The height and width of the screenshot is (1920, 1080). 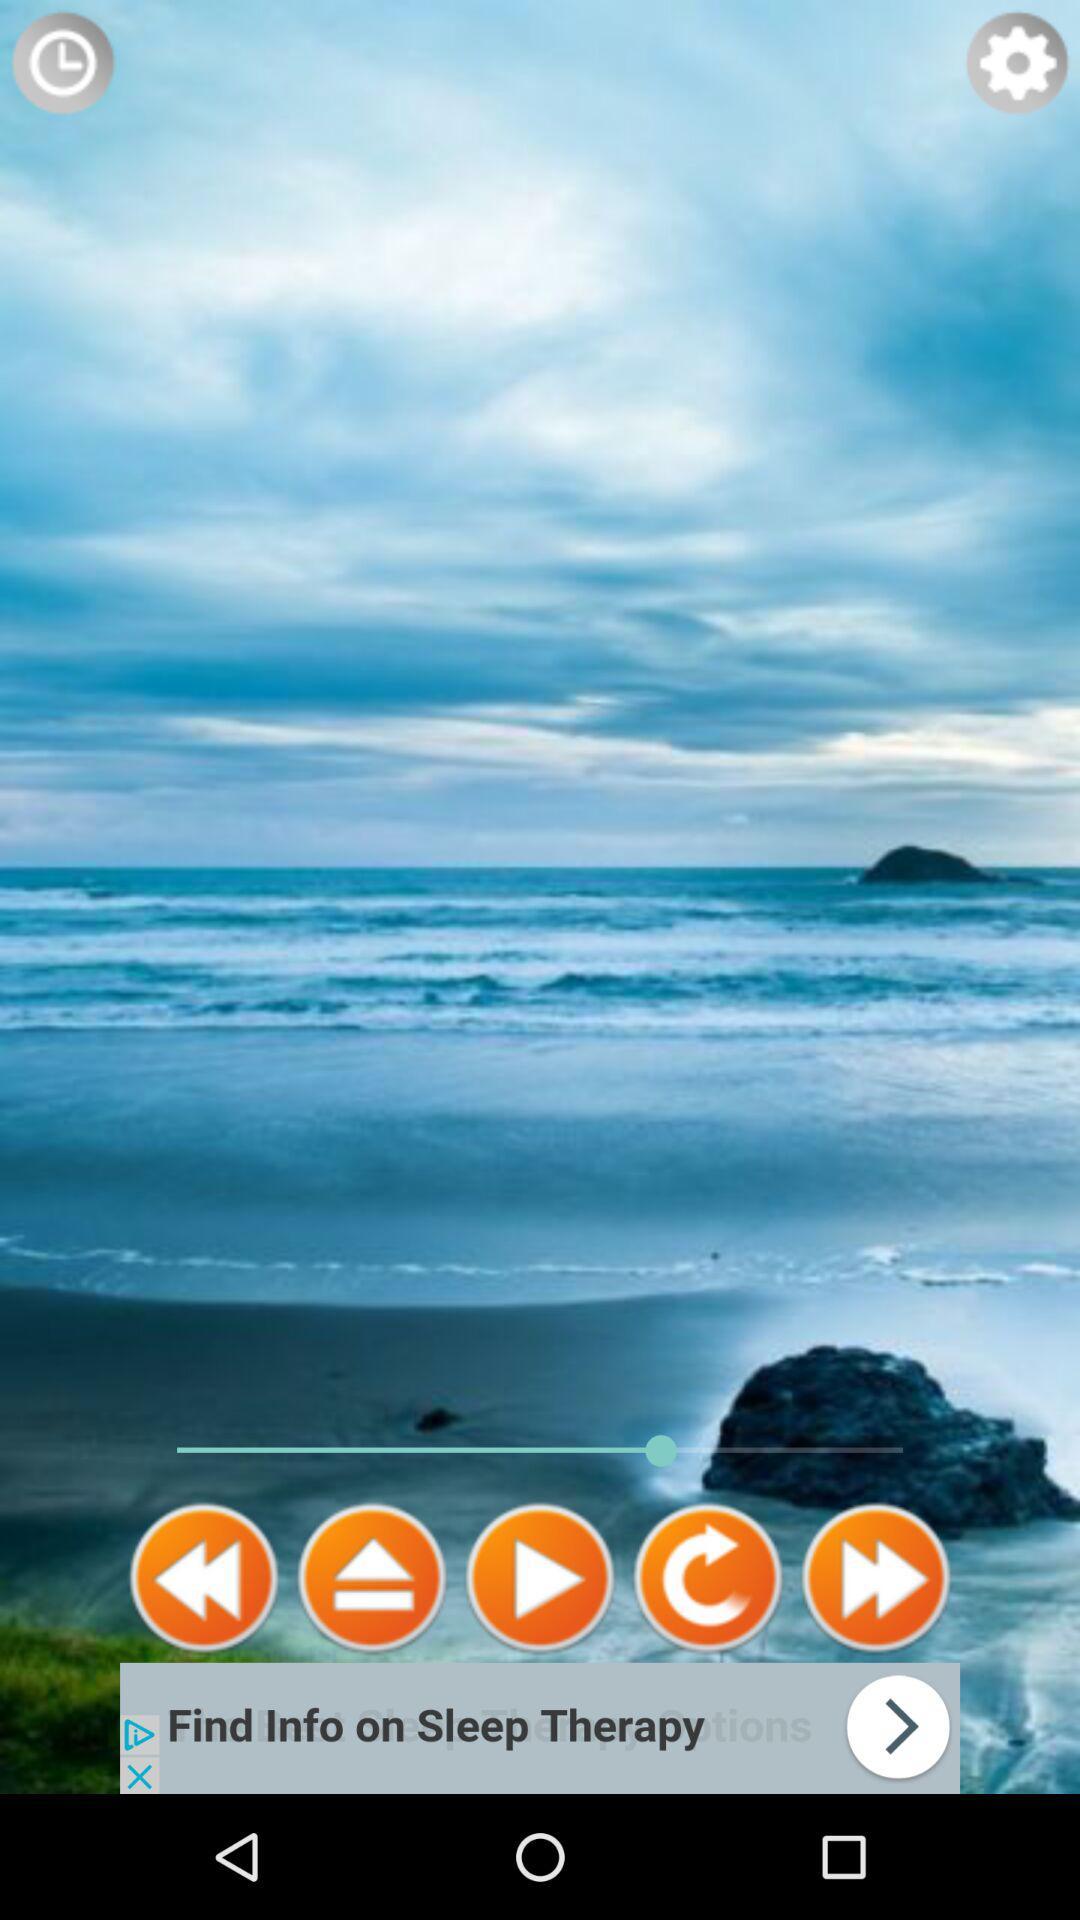 I want to click on open timer, so click(x=61, y=62).